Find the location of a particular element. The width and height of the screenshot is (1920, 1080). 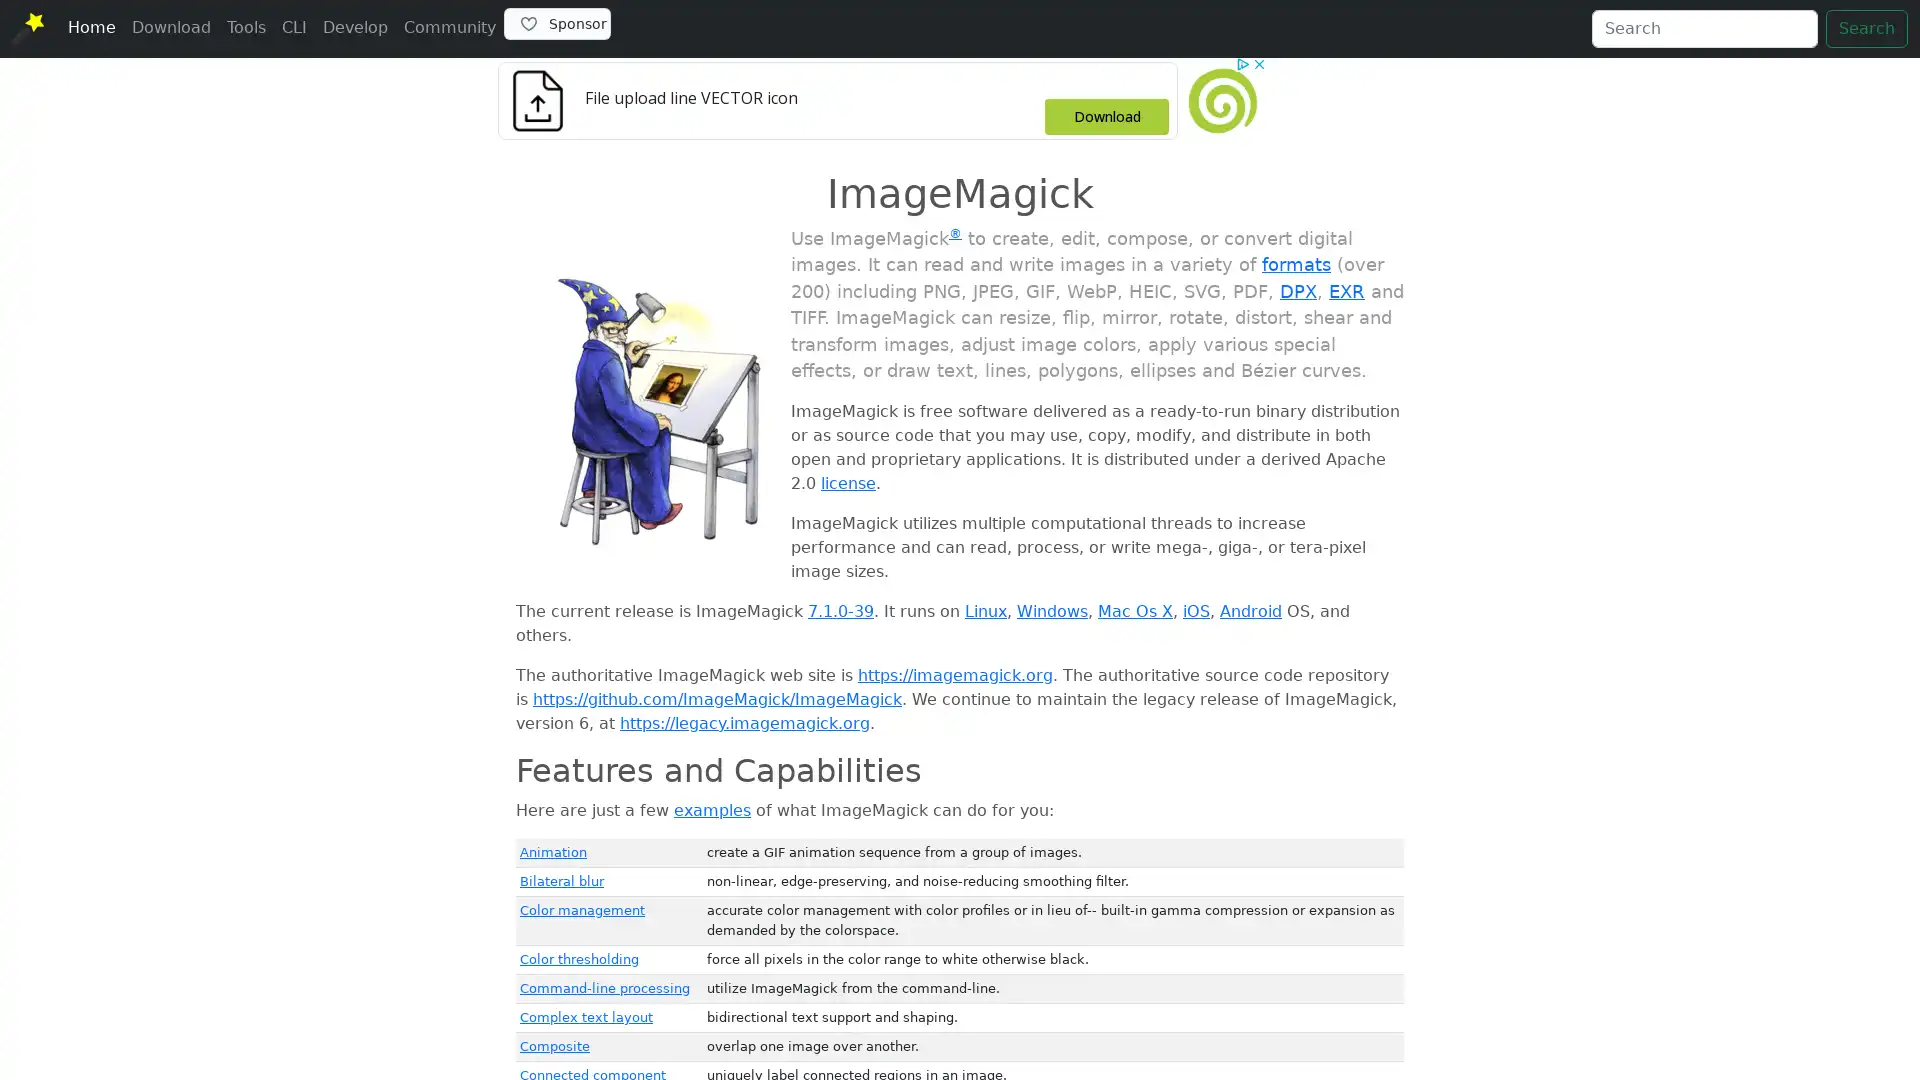

Search is located at coordinates (1866, 29).